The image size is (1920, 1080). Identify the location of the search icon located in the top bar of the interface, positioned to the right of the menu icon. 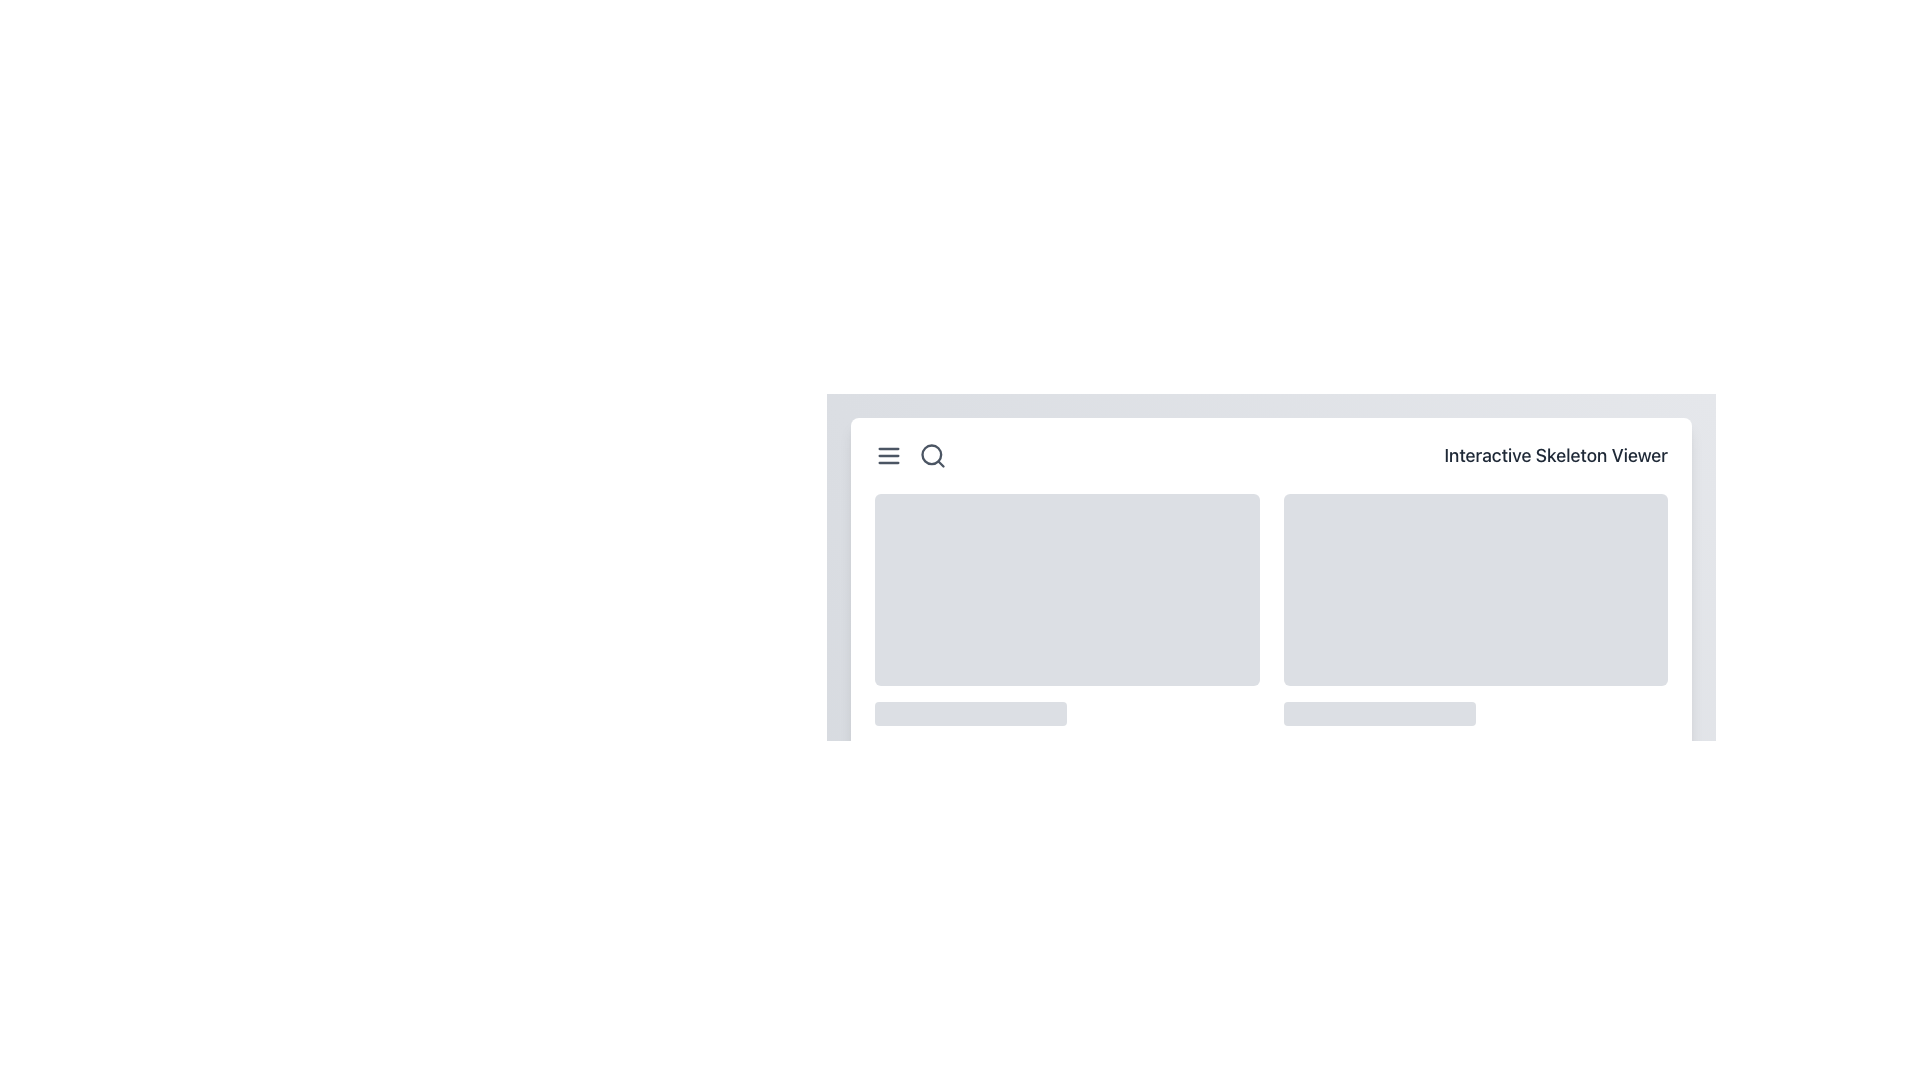
(931, 455).